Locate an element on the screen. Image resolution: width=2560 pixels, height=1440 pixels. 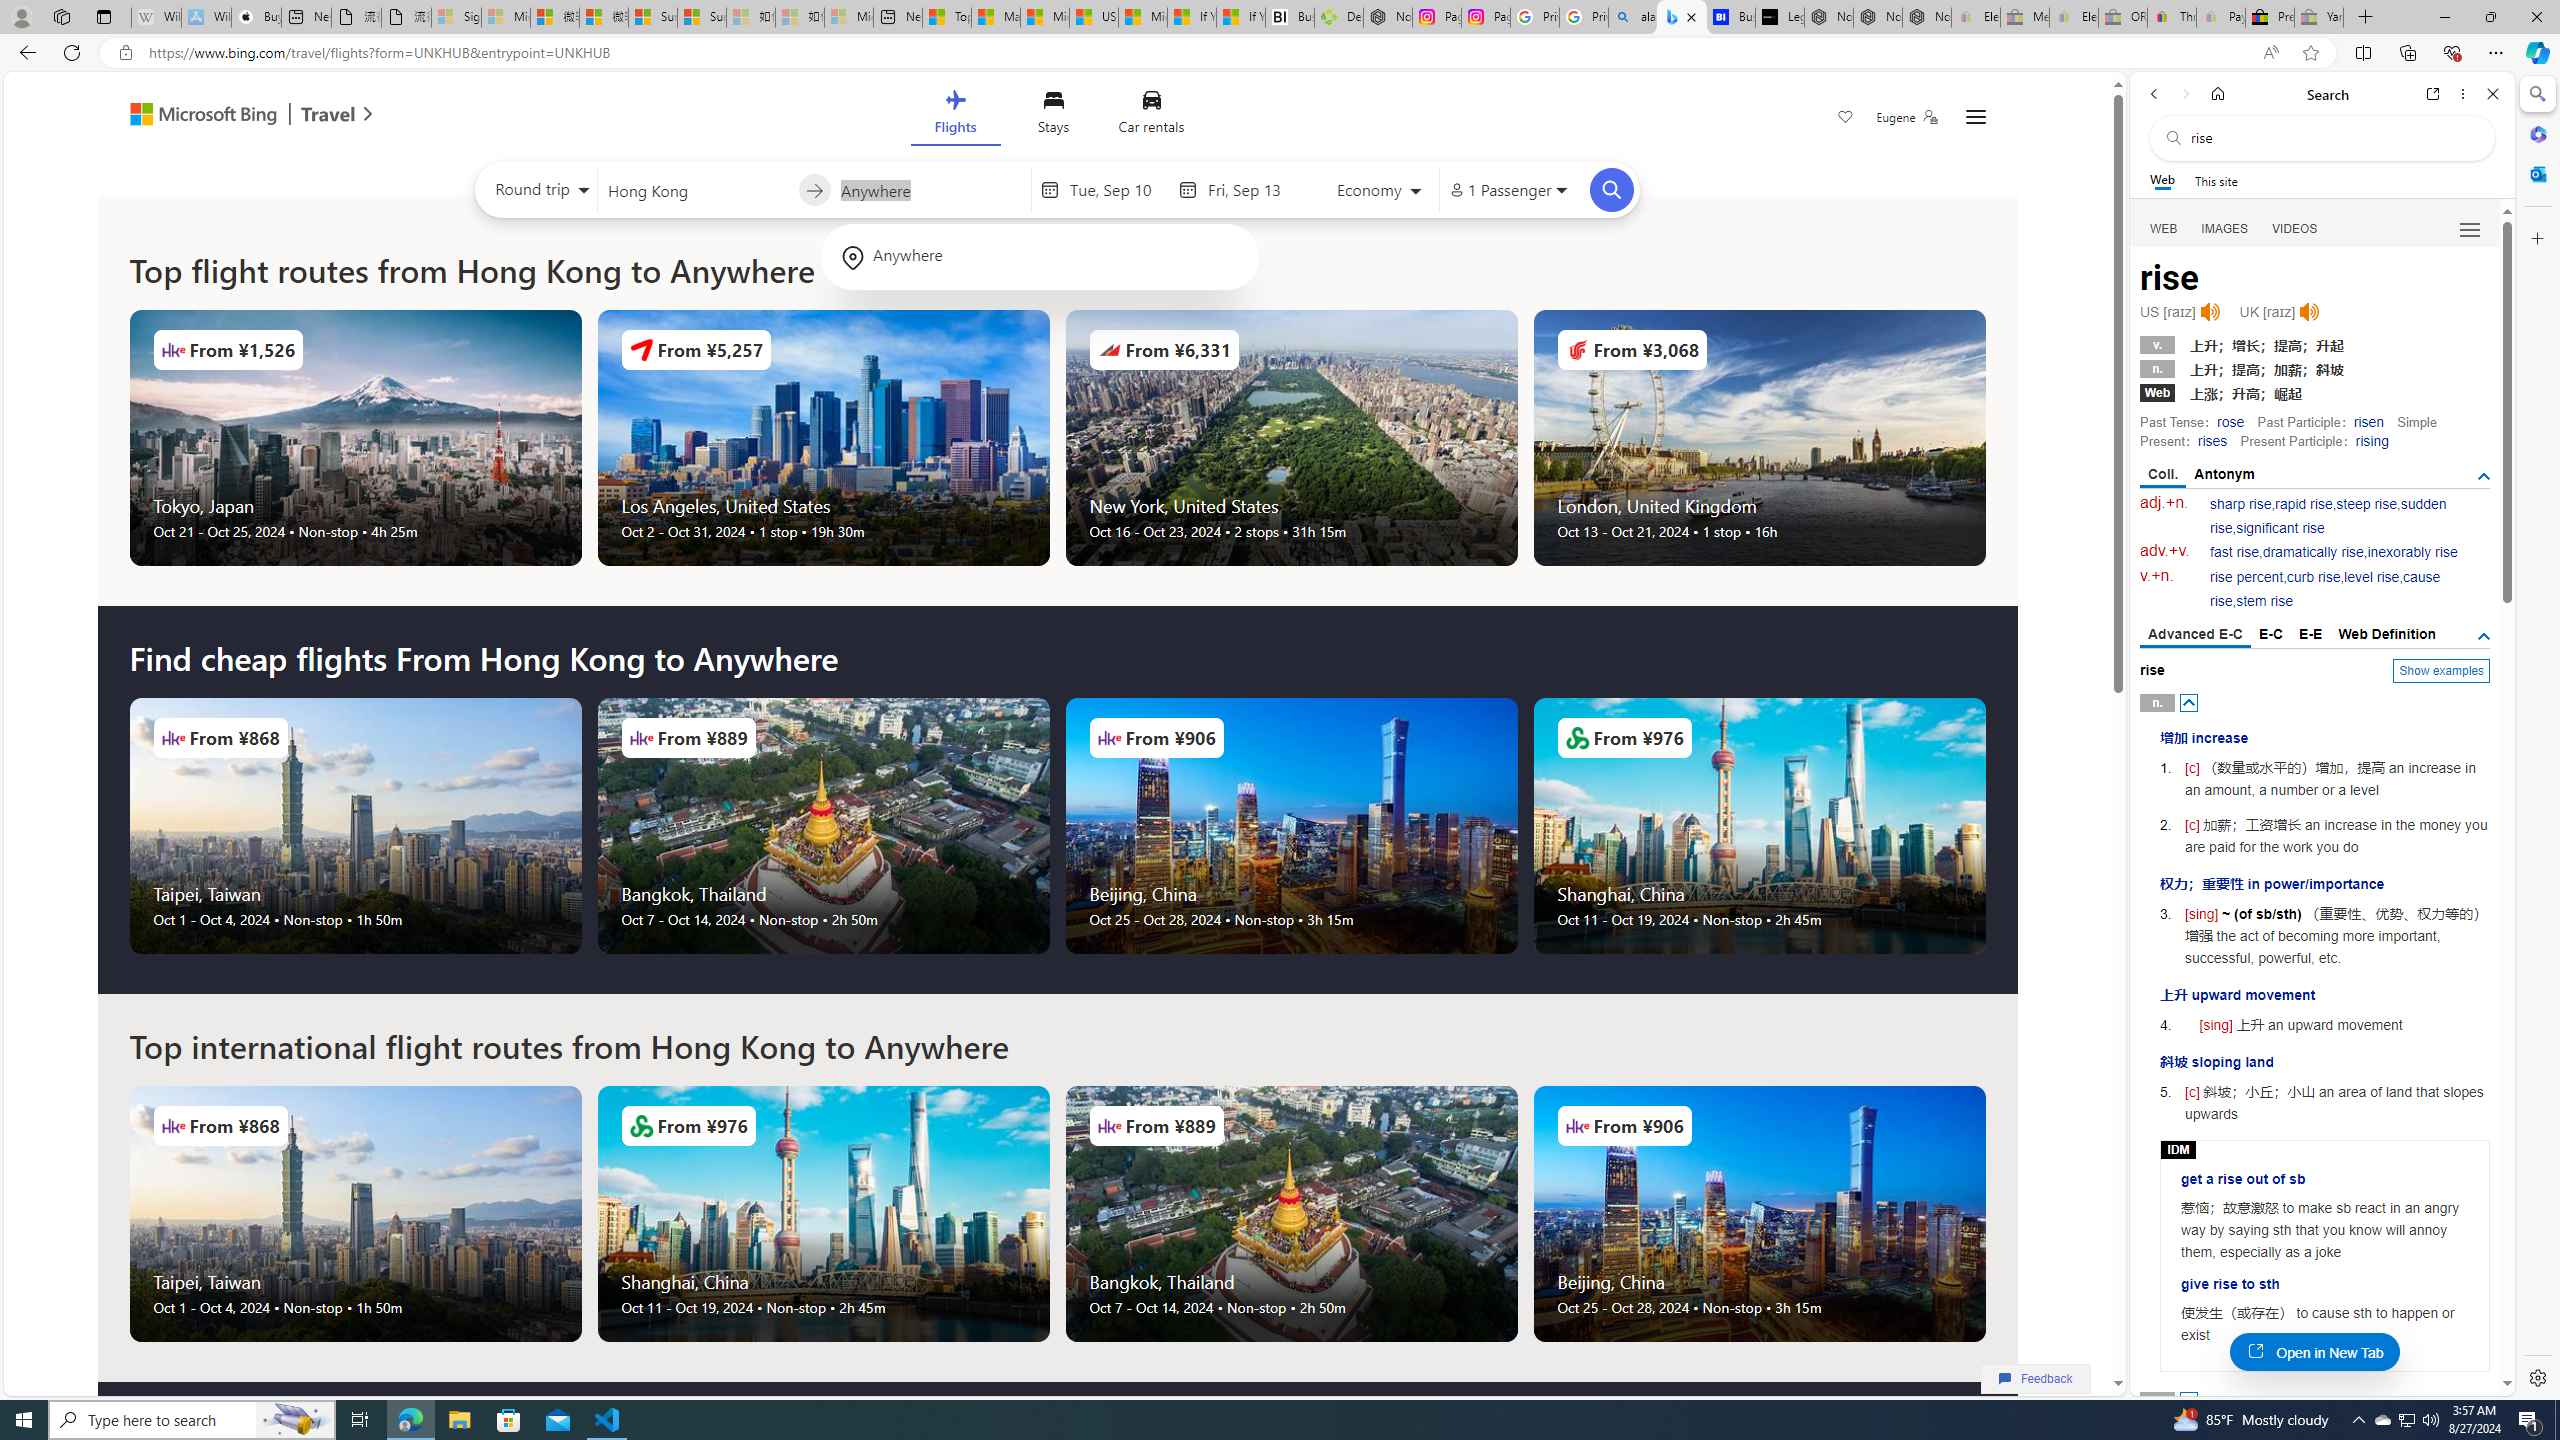
'risen' is located at coordinates (2368, 421).